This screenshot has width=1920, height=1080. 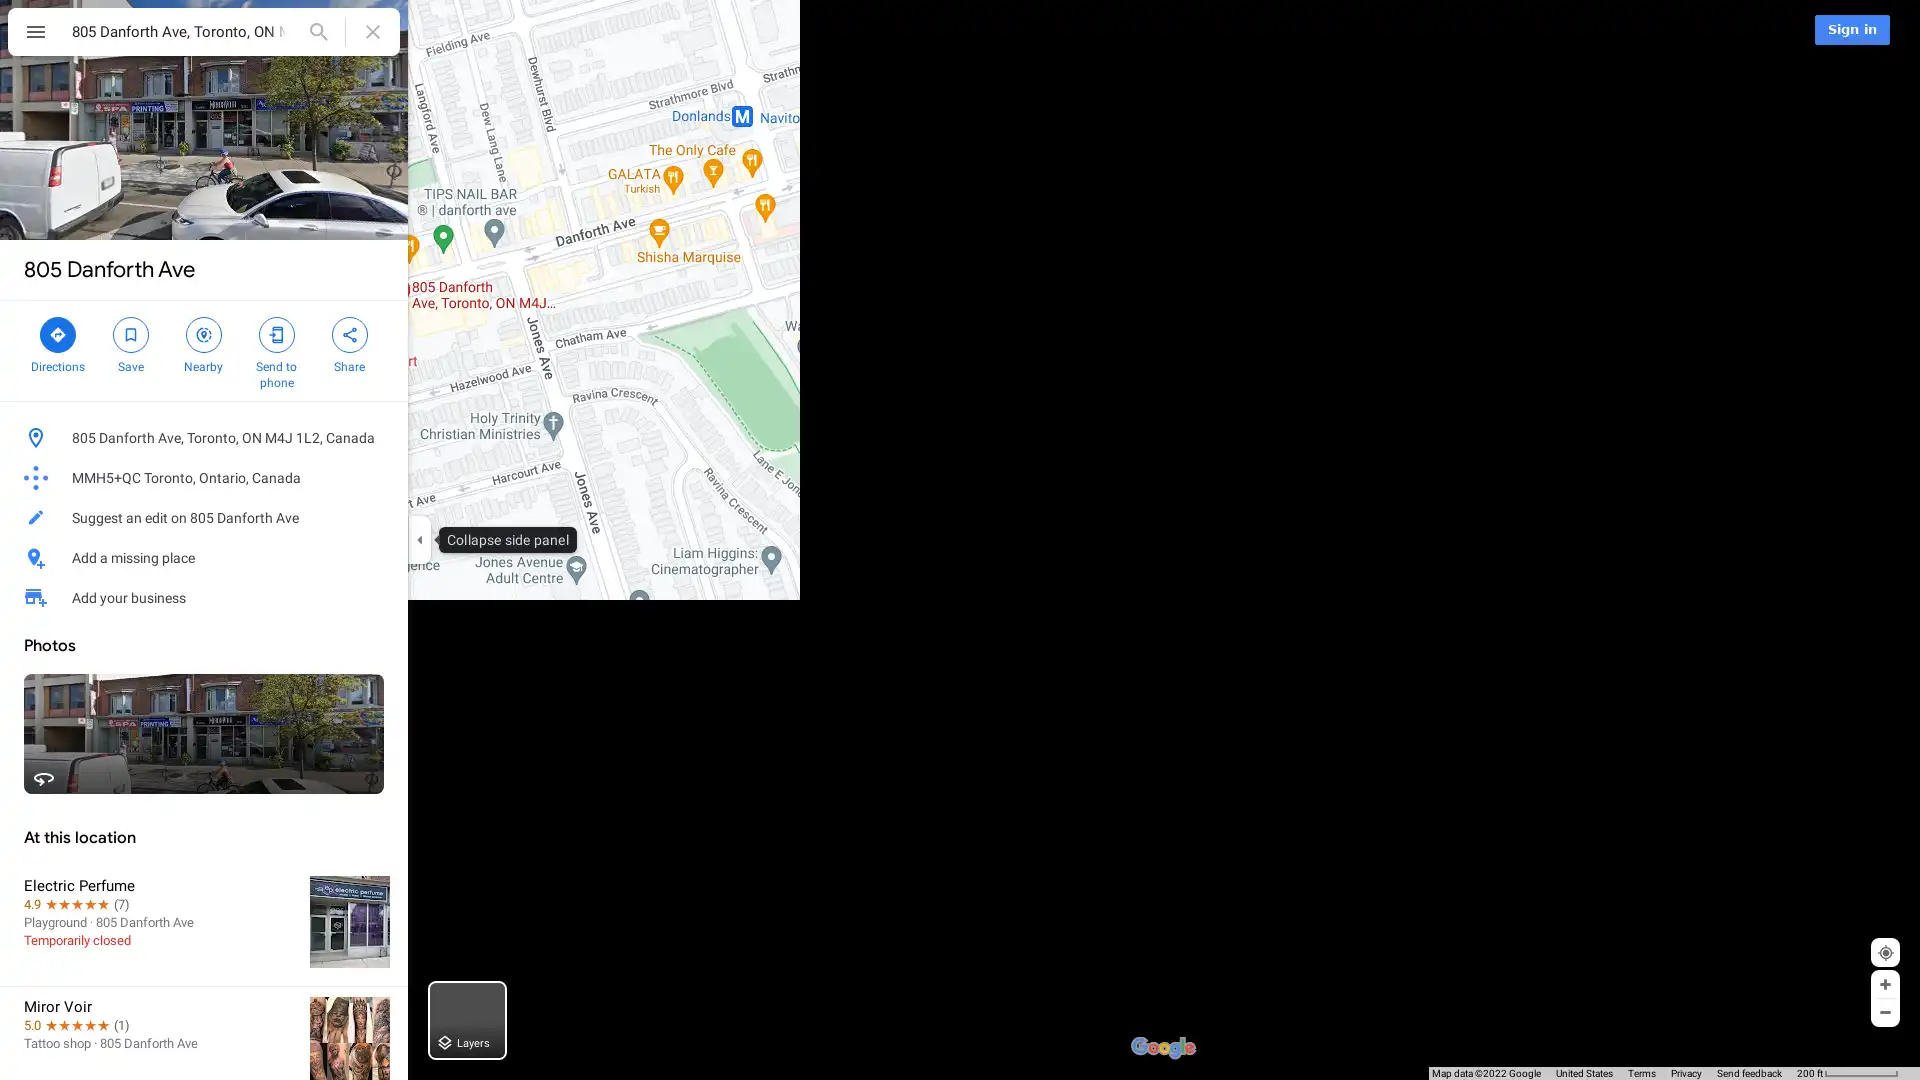 I want to click on Attractions, so click(x=697, y=31).